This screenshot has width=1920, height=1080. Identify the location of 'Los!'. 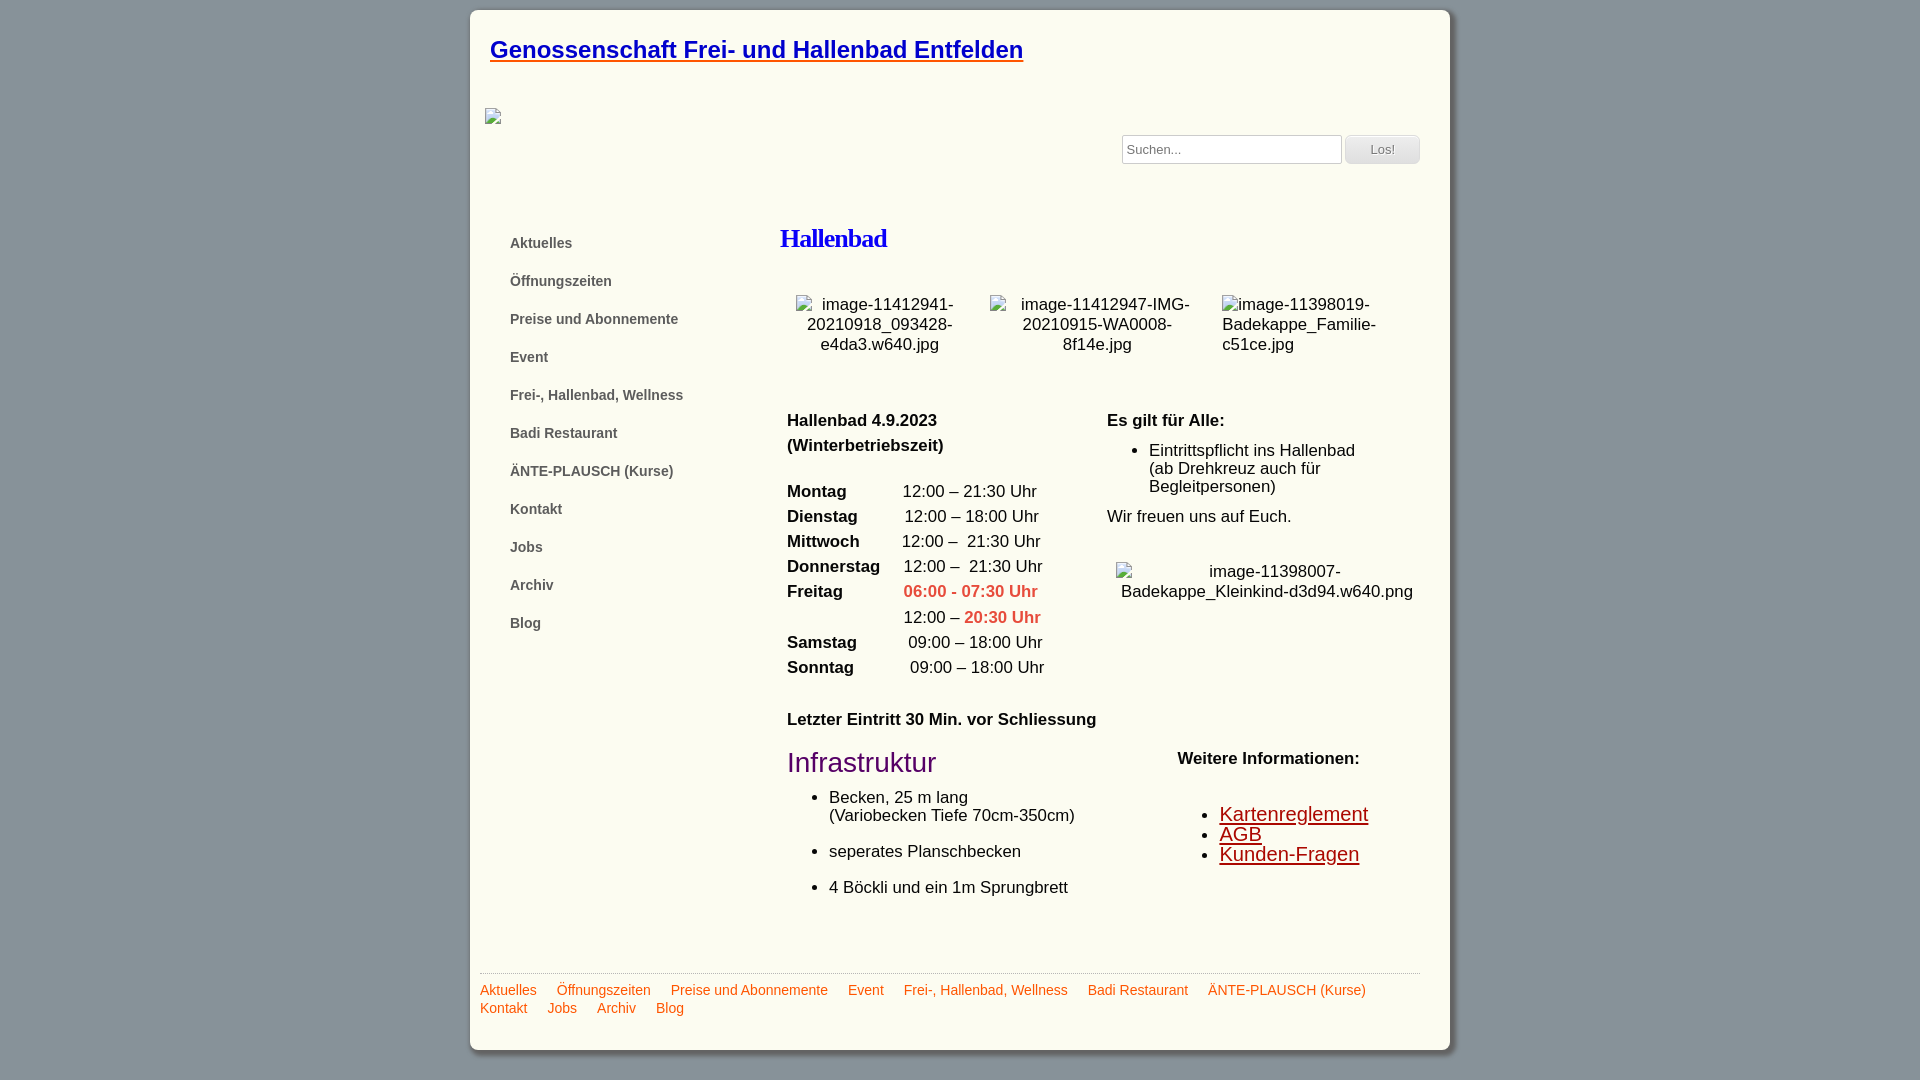
(1381, 148).